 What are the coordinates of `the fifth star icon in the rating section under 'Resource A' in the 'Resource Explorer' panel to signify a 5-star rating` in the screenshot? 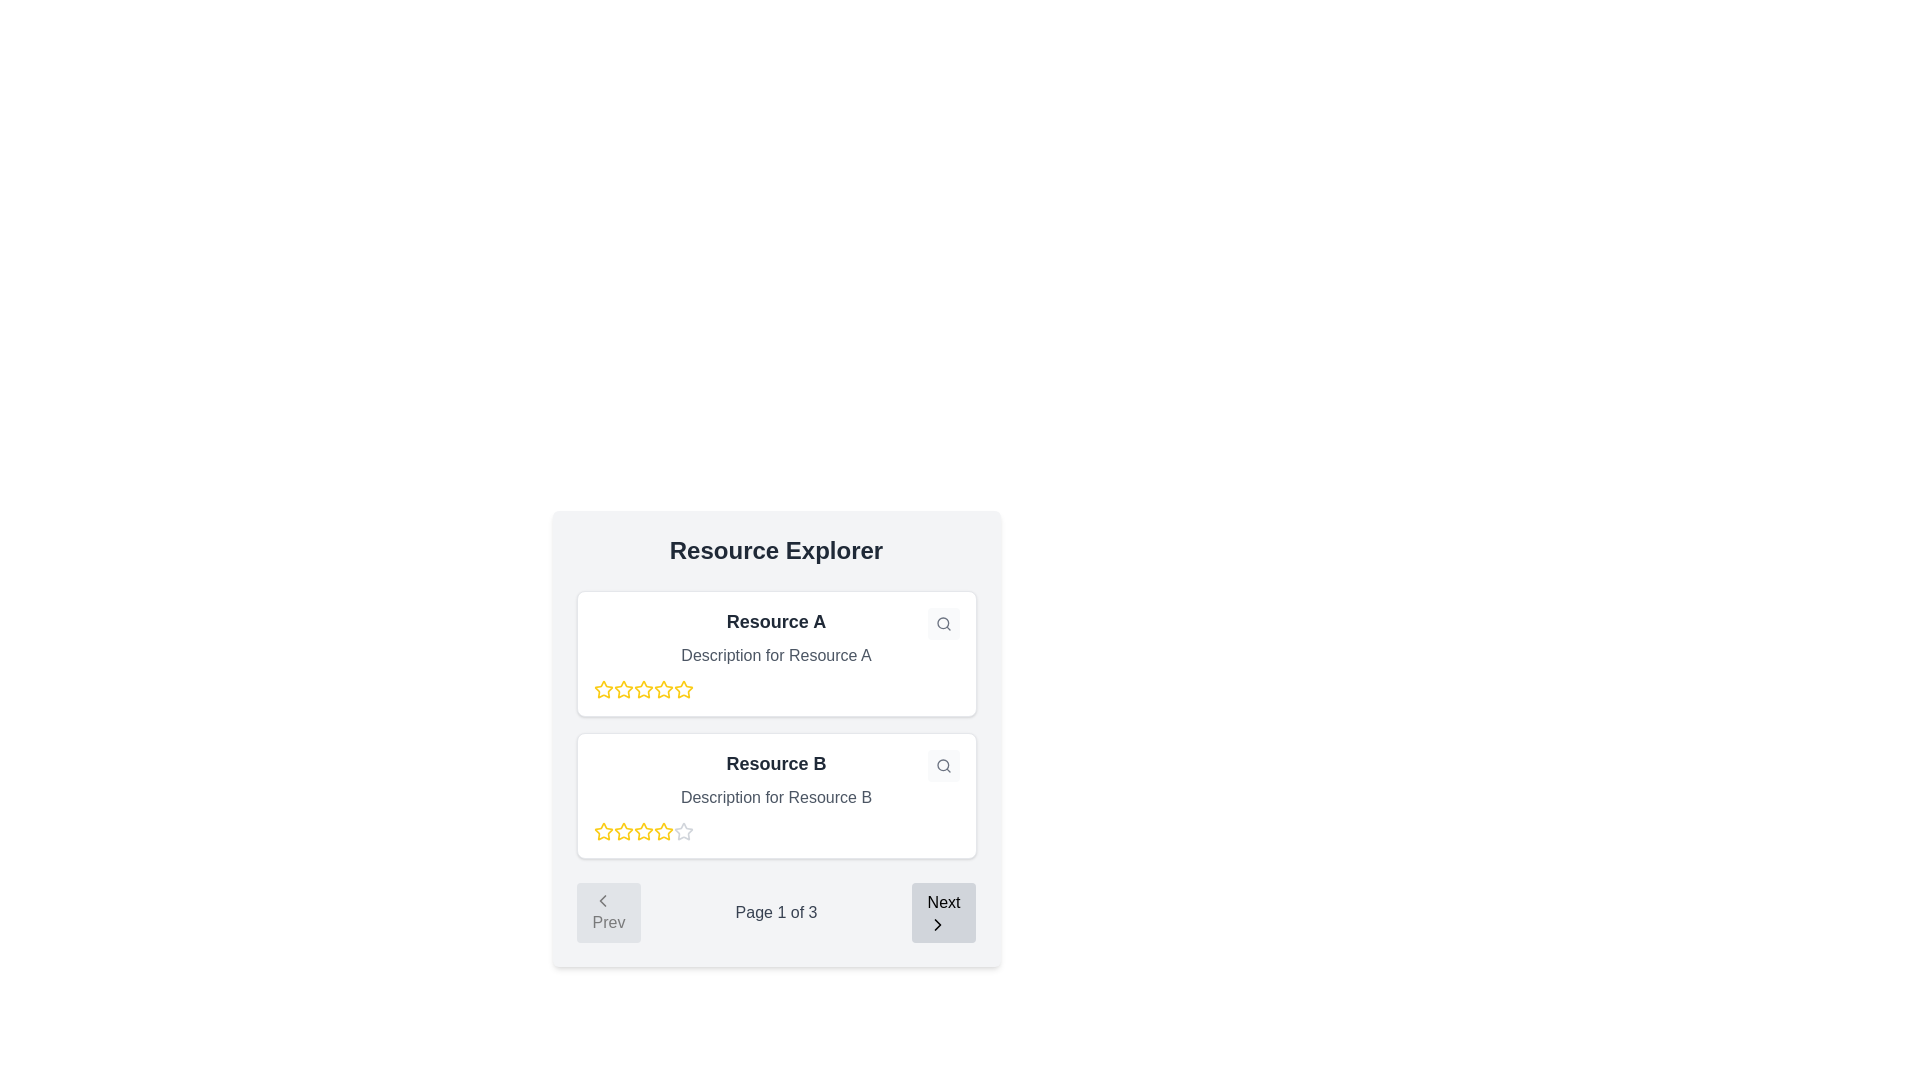 It's located at (663, 689).